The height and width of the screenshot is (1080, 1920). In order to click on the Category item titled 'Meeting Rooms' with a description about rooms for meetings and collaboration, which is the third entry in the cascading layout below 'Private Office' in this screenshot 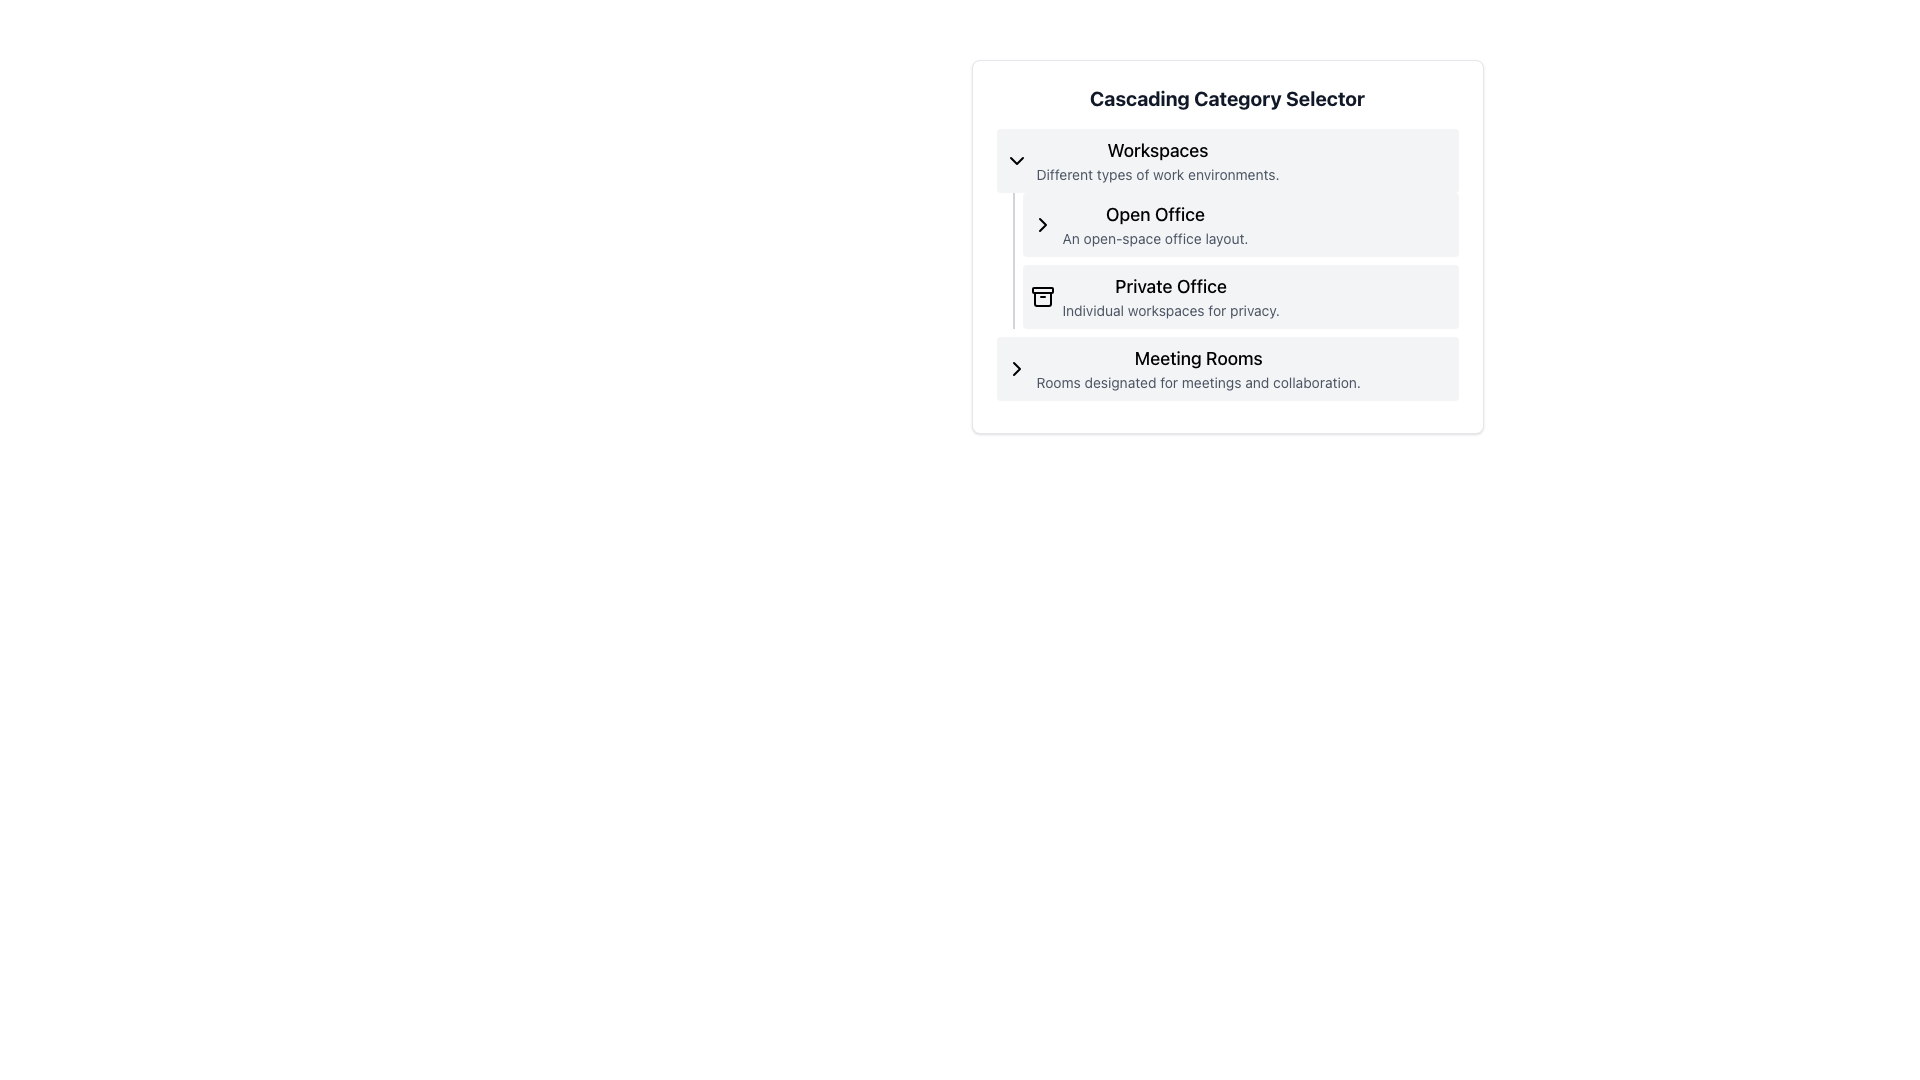, I will do `click(1198, 369)`.